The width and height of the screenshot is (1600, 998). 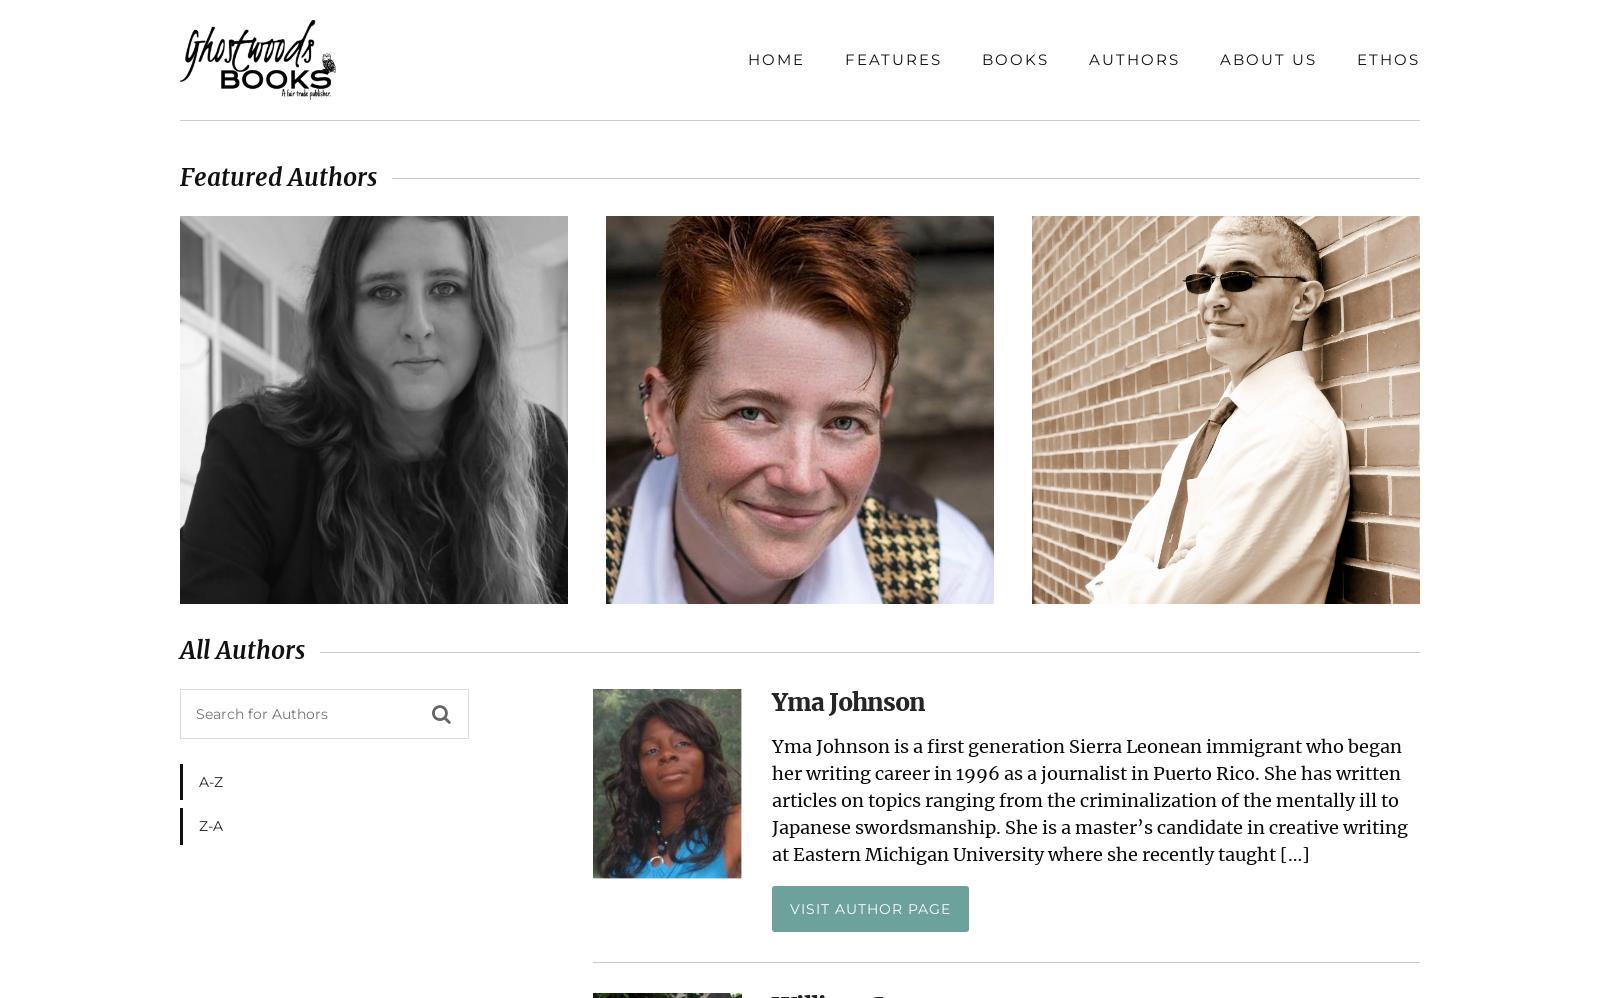 I want to click on 'Authors', so click(x=1134, y=58).